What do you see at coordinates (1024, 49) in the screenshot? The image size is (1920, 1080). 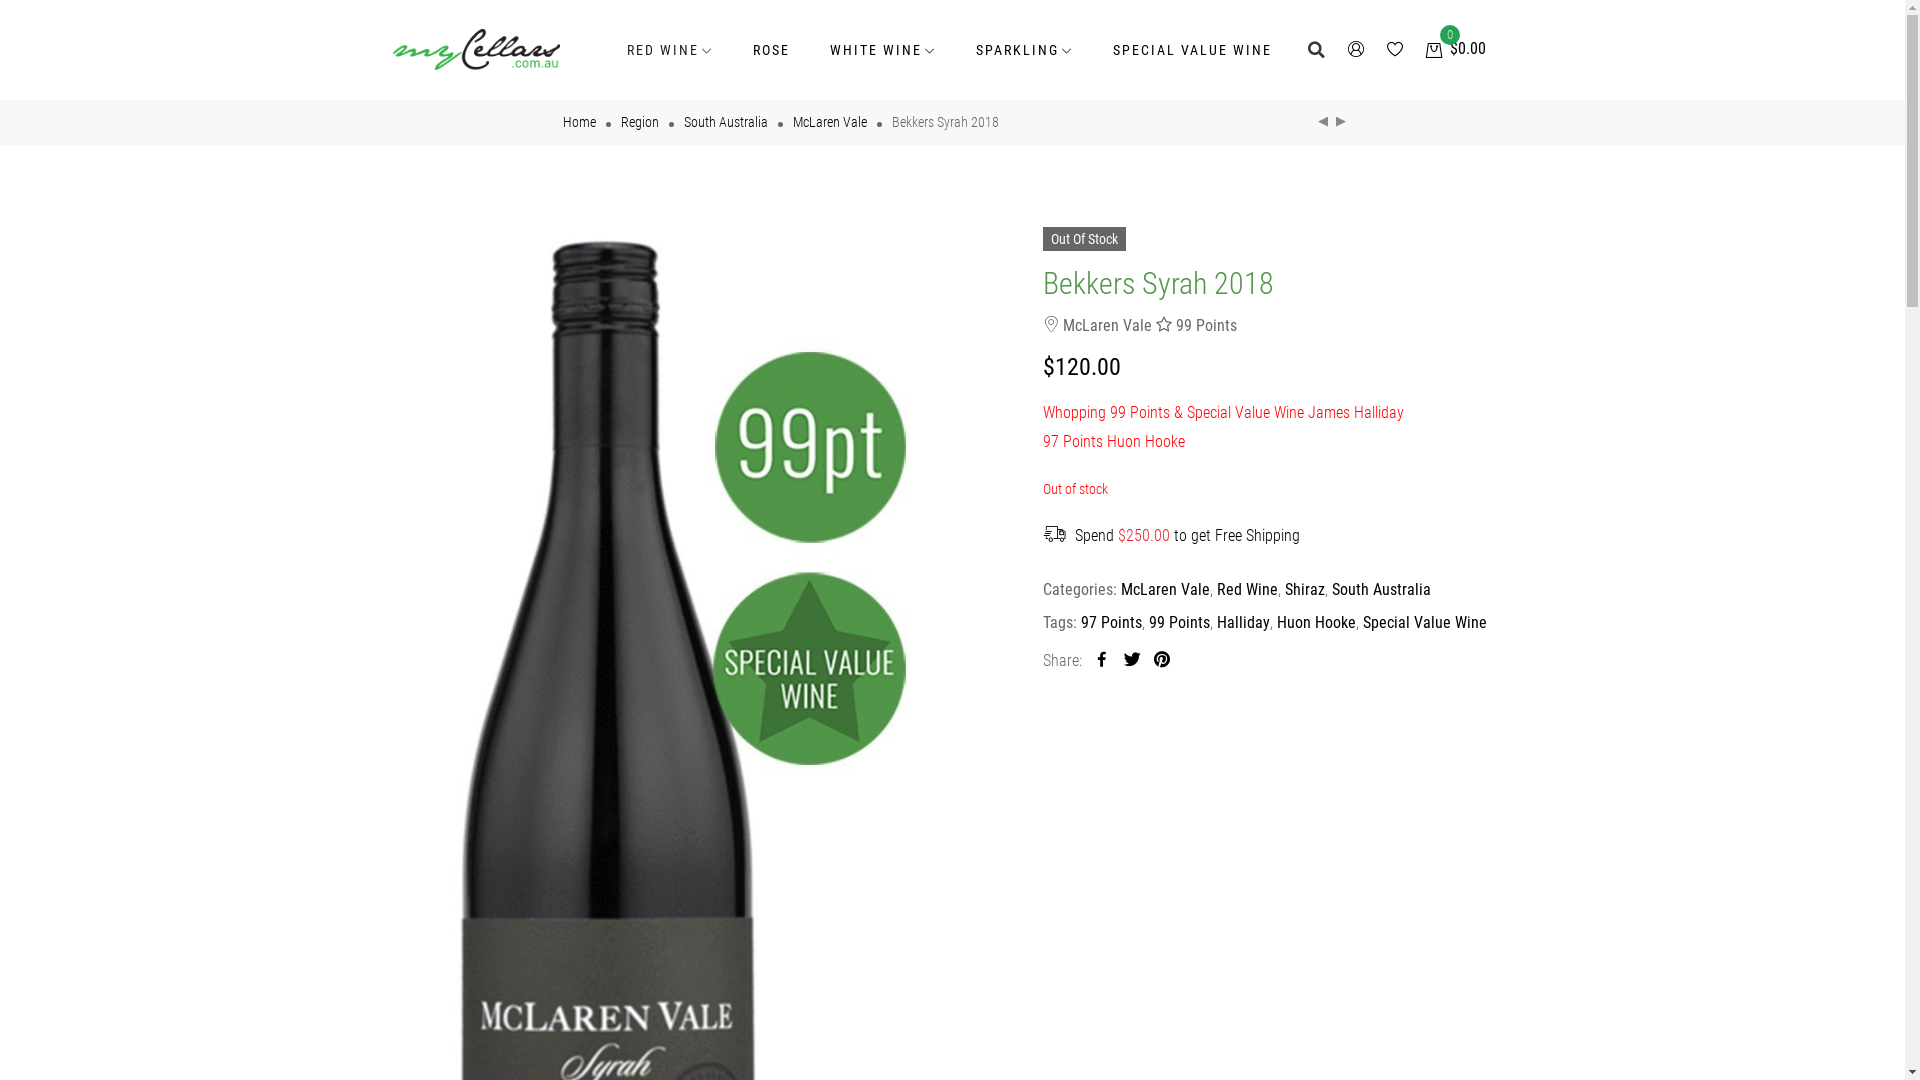 I see `'SPARKLING'` at bounding box center [1024, 49].